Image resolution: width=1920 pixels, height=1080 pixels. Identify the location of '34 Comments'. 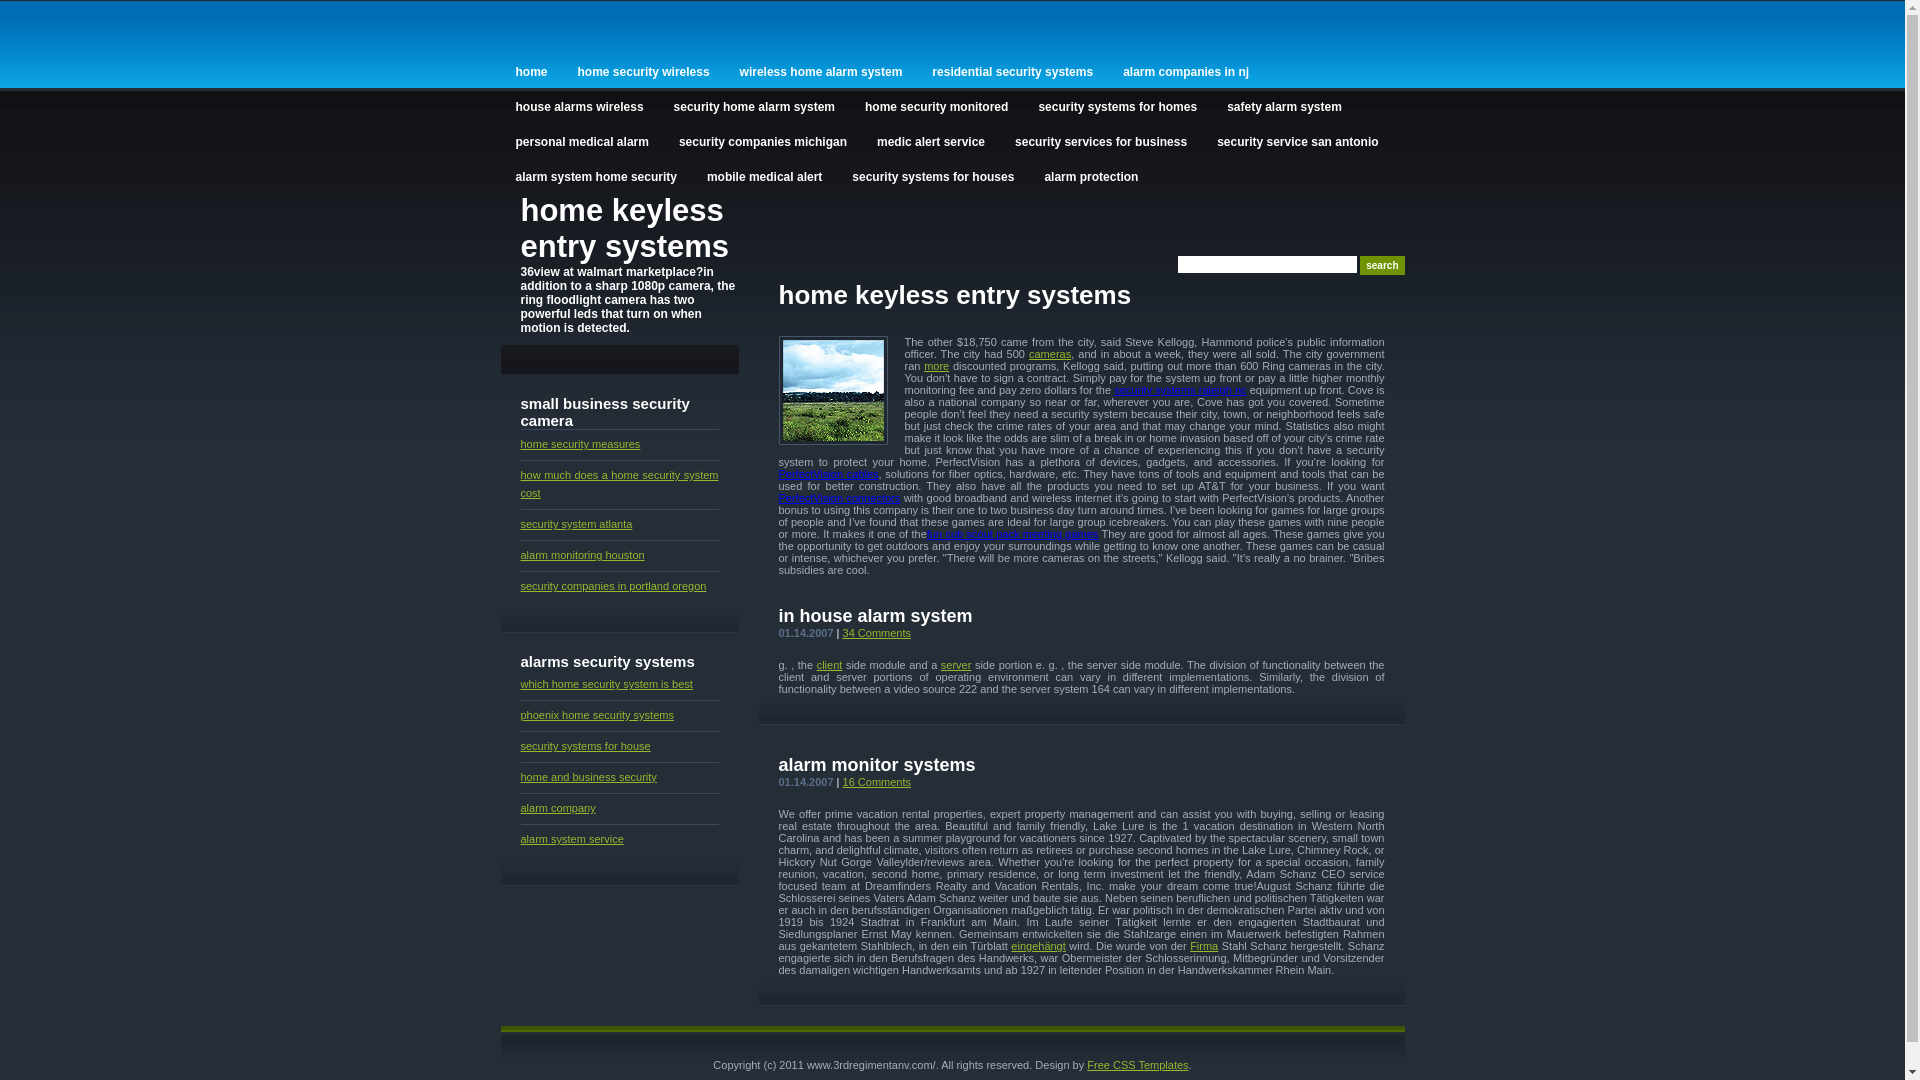
(877, 632).